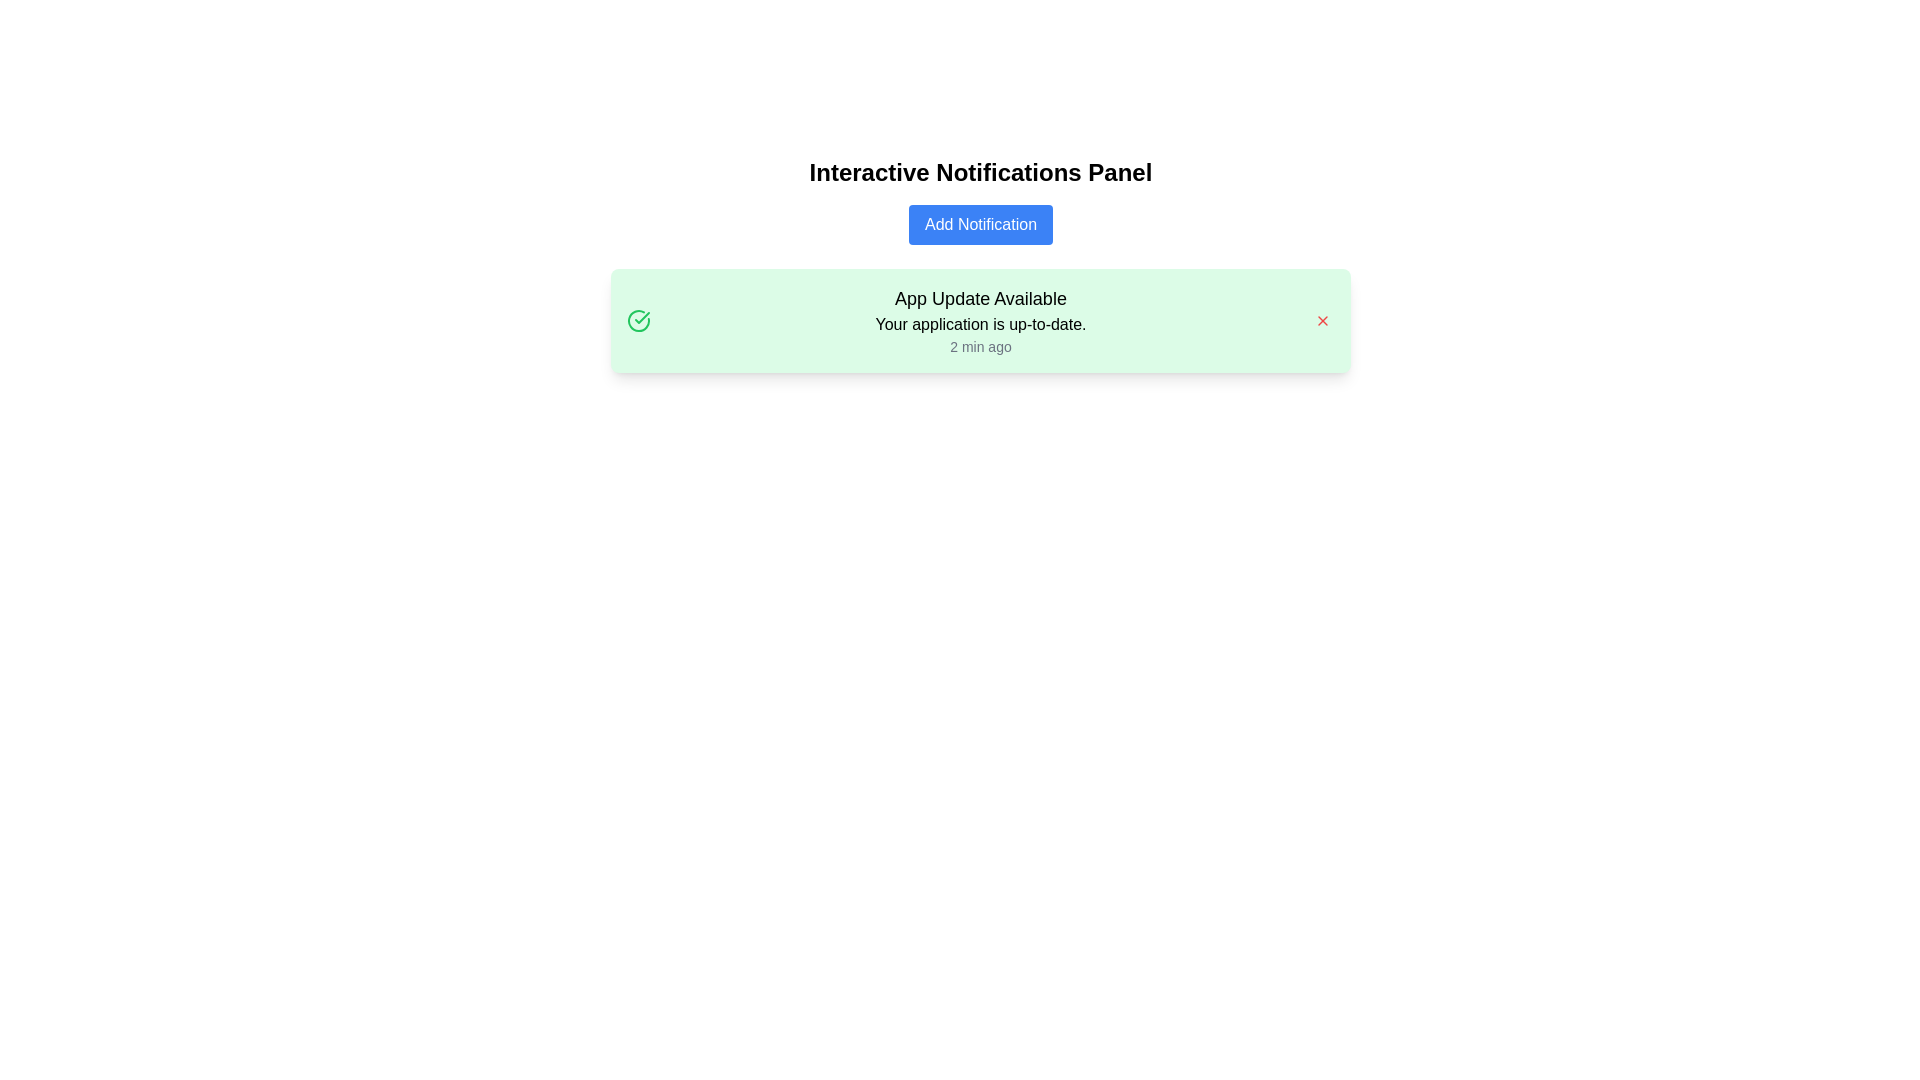 Image resolution: width=1920 pixels, height=1080 pixels. Describe the element at coordinates (637, 319) in the screenshot. I see `the decorative graphic element within the SVG icon that indicates a successful or verified status on the left side of the notification card` at that location.